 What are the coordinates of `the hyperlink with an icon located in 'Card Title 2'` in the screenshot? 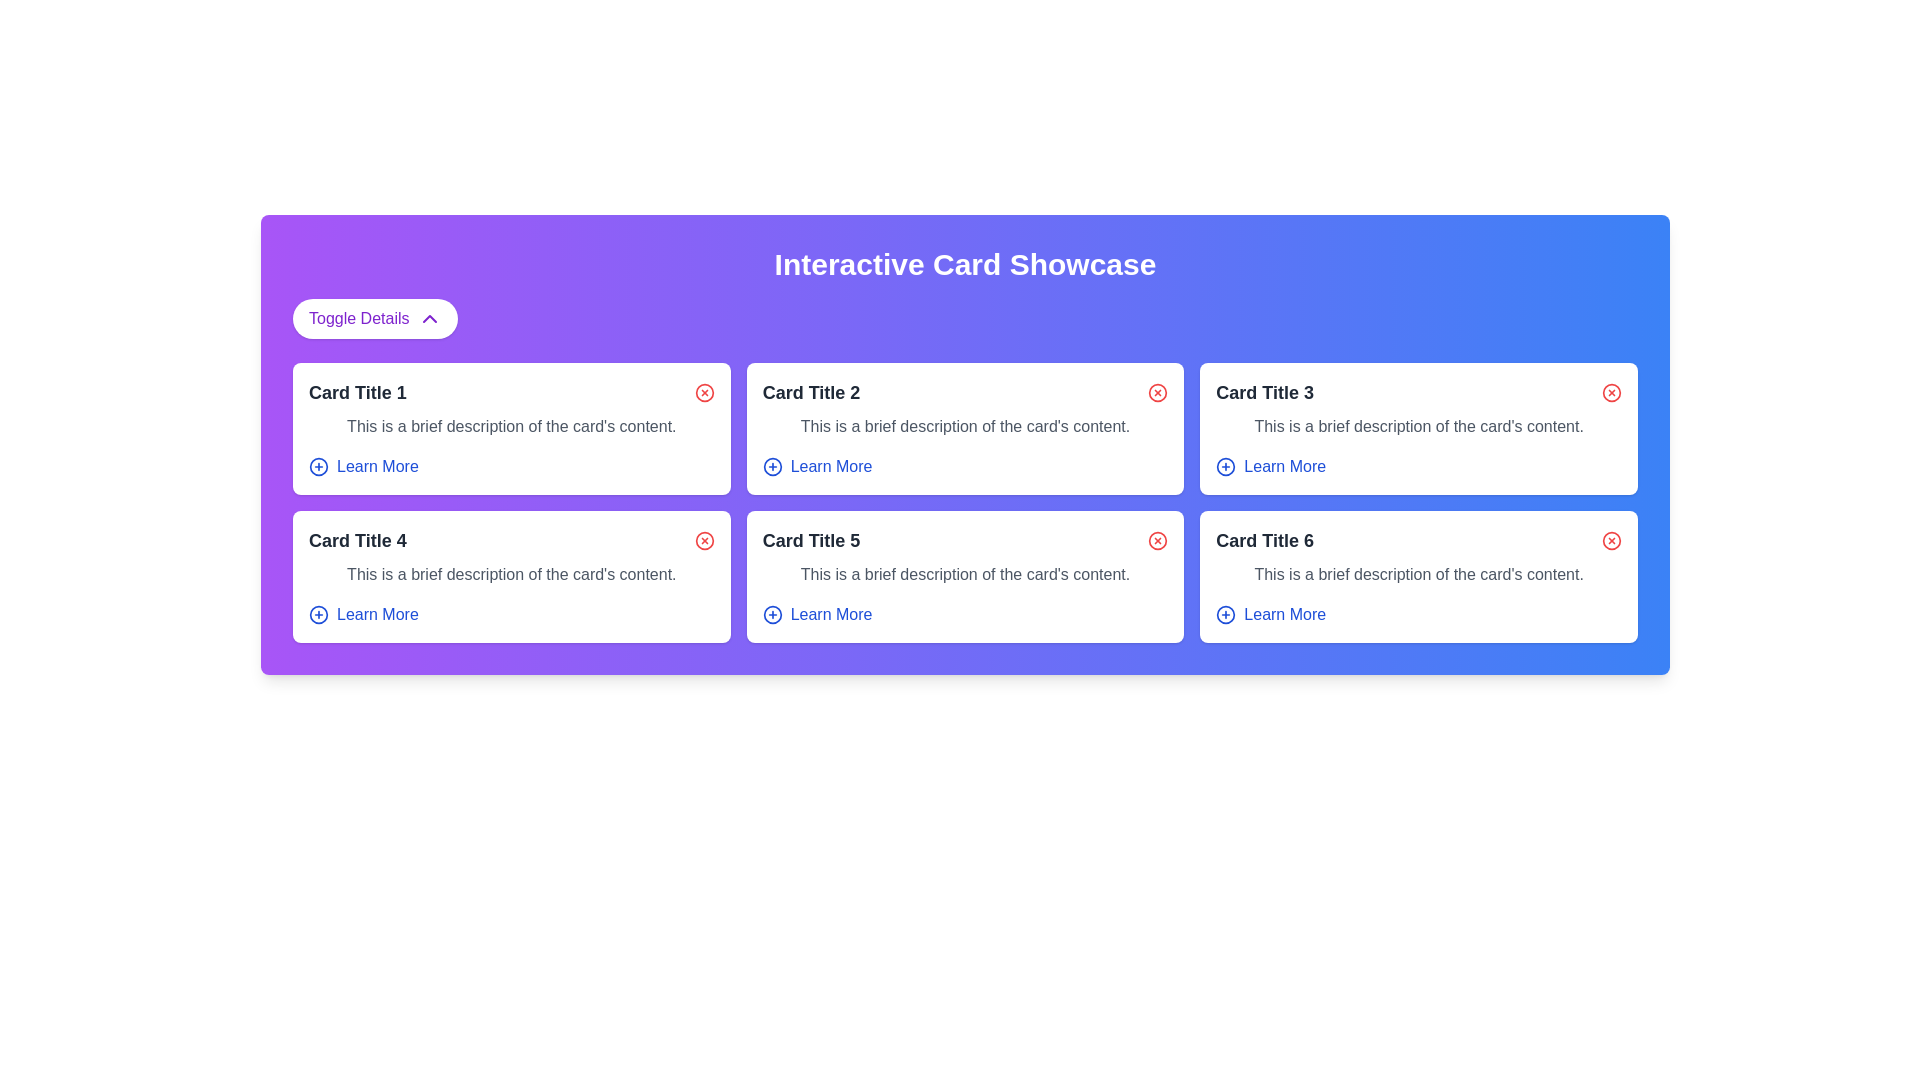 It's located at (817, 466).